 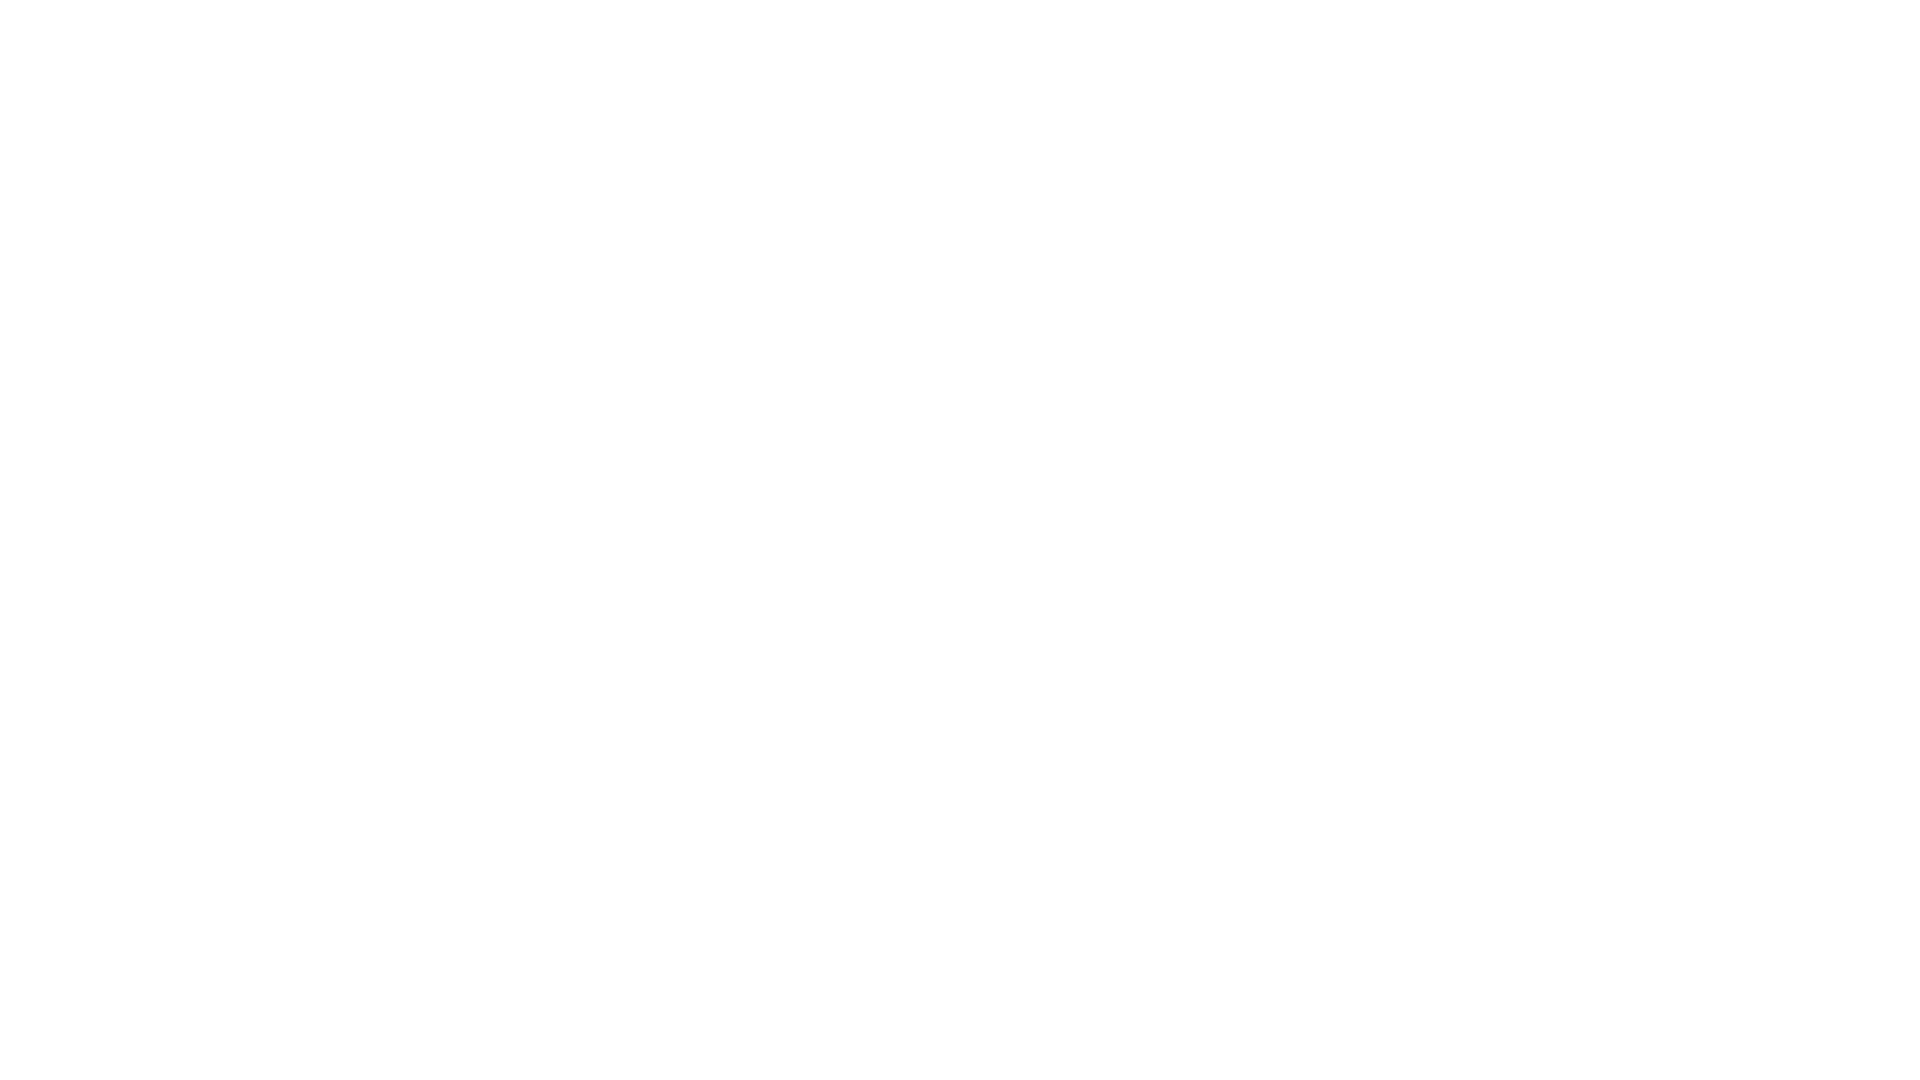 What do you see at coordinates (73, 885) in the screenshot?
I see `Play` at bounding box center [73, 885].